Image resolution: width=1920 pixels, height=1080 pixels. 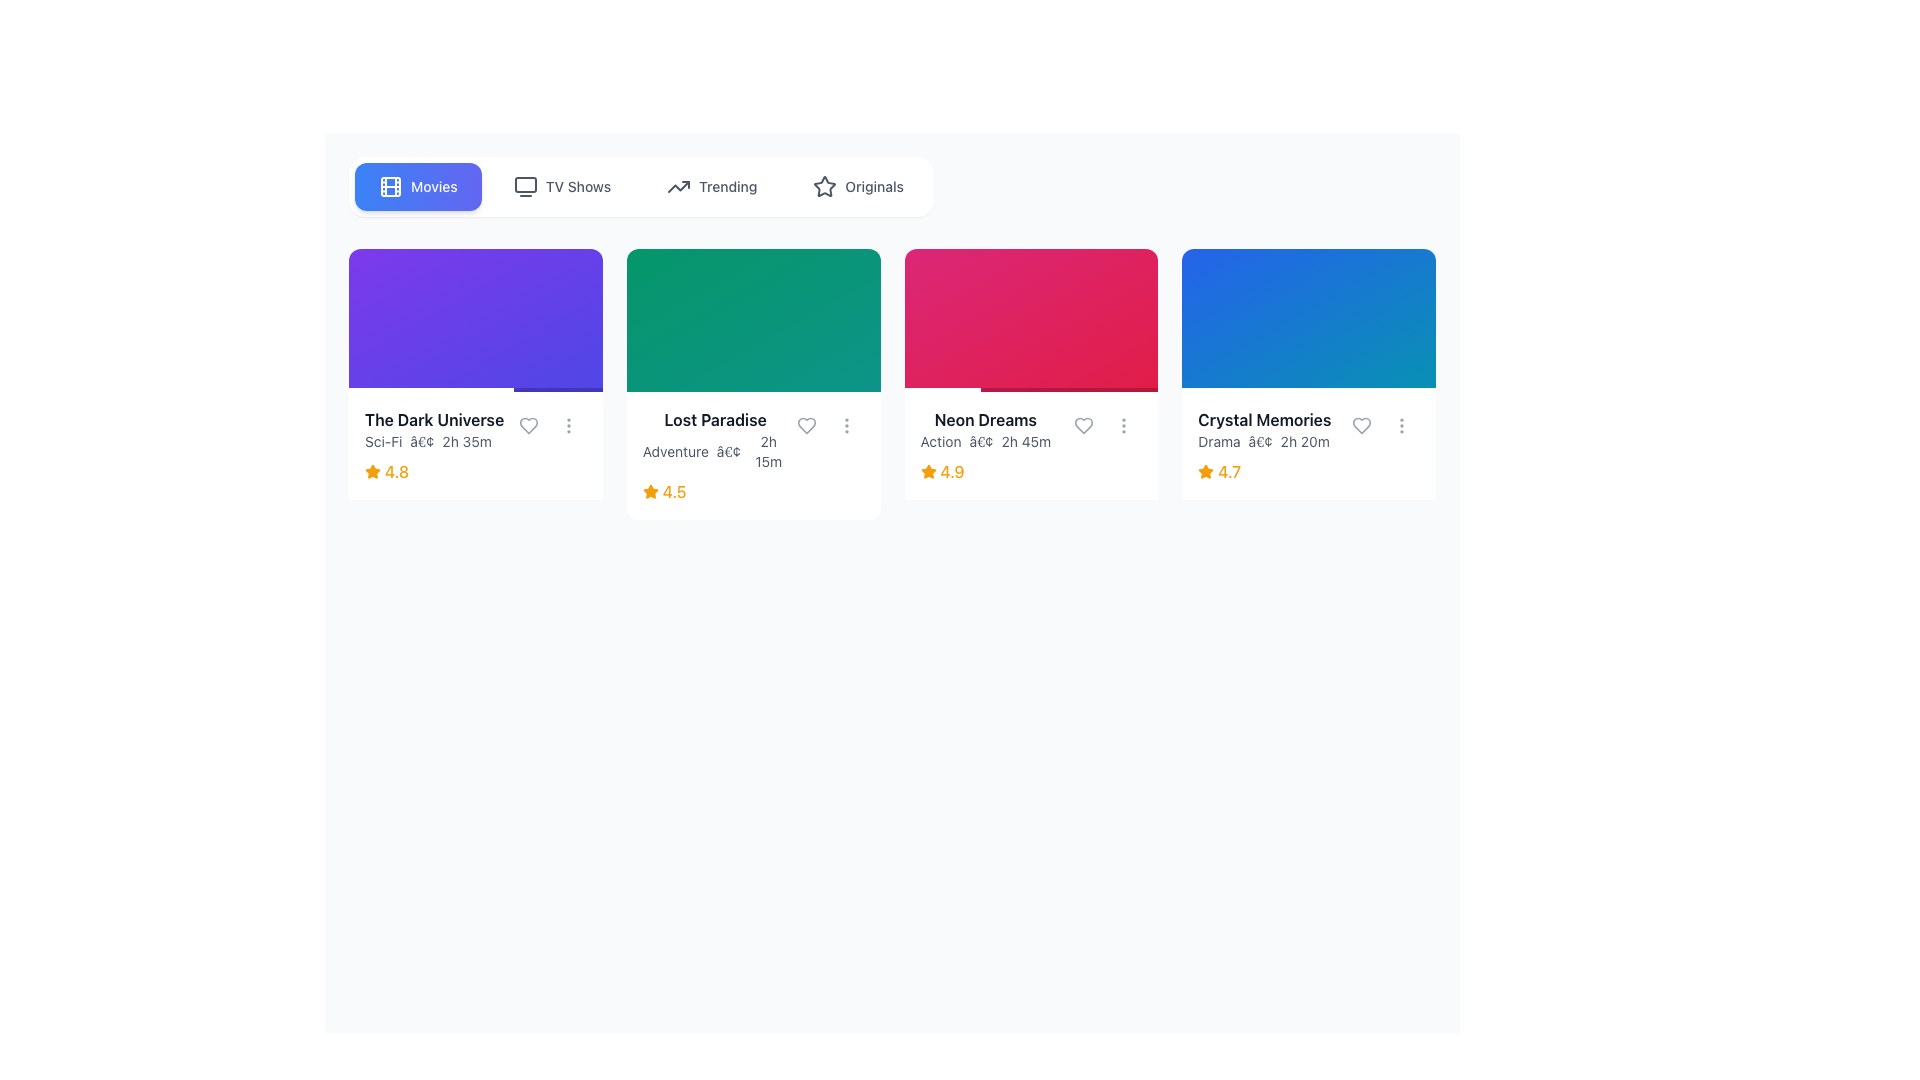 What do you see at coordinates (858, 186) in the screenshot?
I see `the Navigation Button labeled 'Originals' which is the fourth option in the horizontal navigation bar` at bounding box center [858, 186].